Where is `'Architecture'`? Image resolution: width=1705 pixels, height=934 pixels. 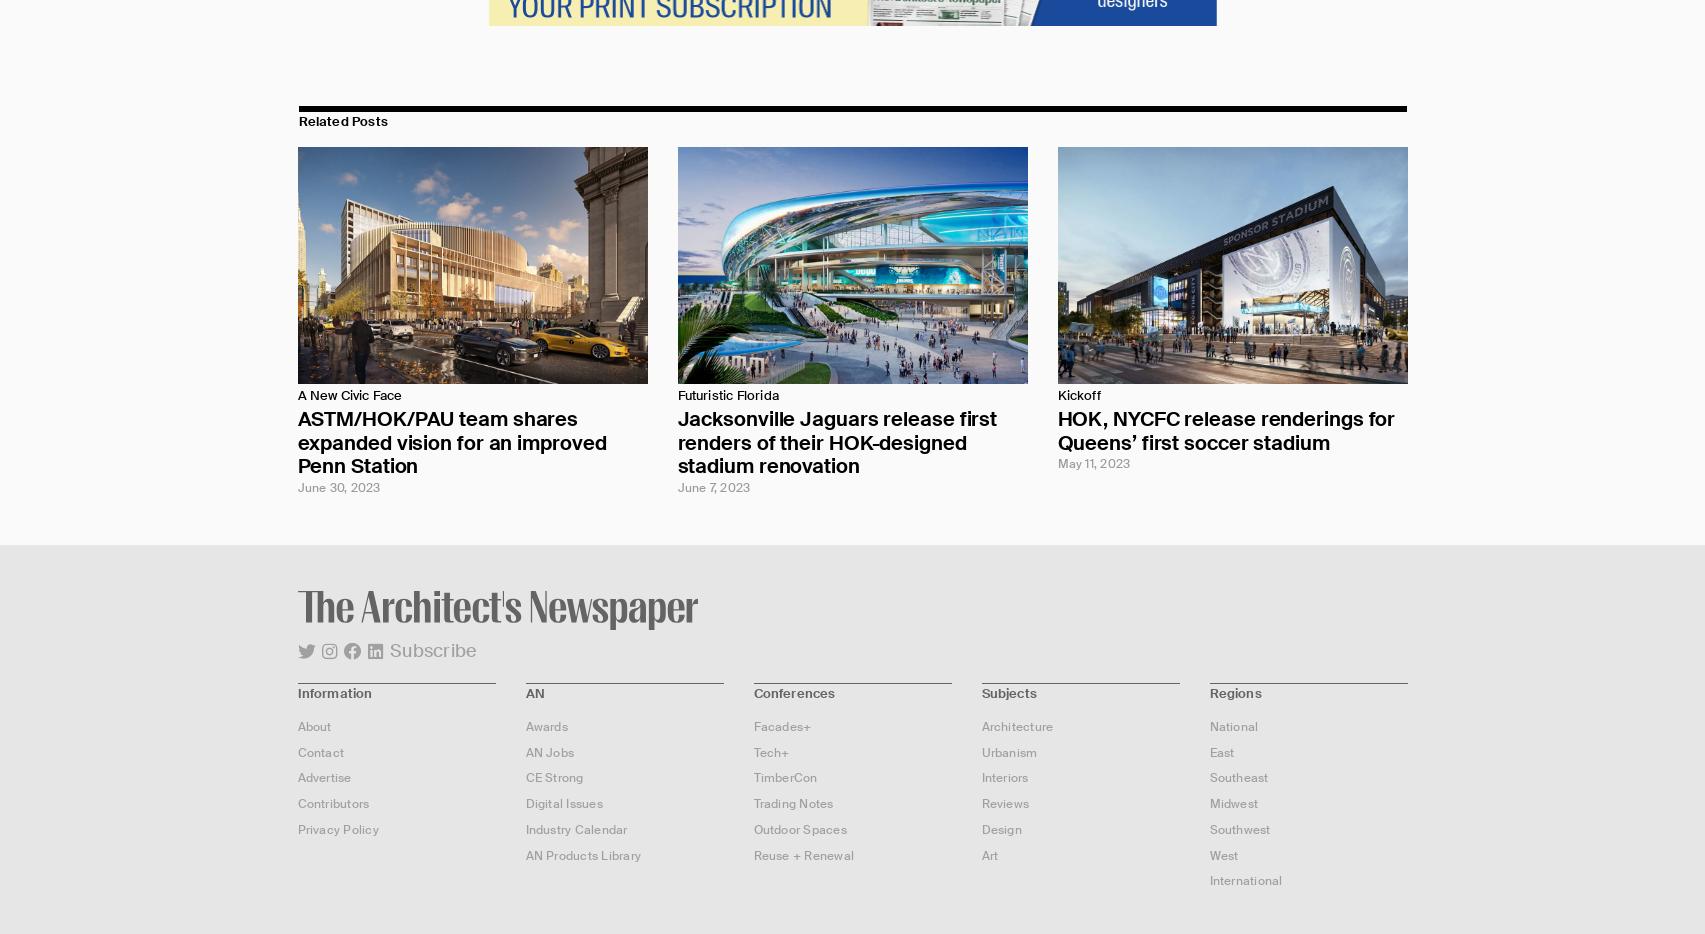
'Architecture' is located at coordinates (980, 725).